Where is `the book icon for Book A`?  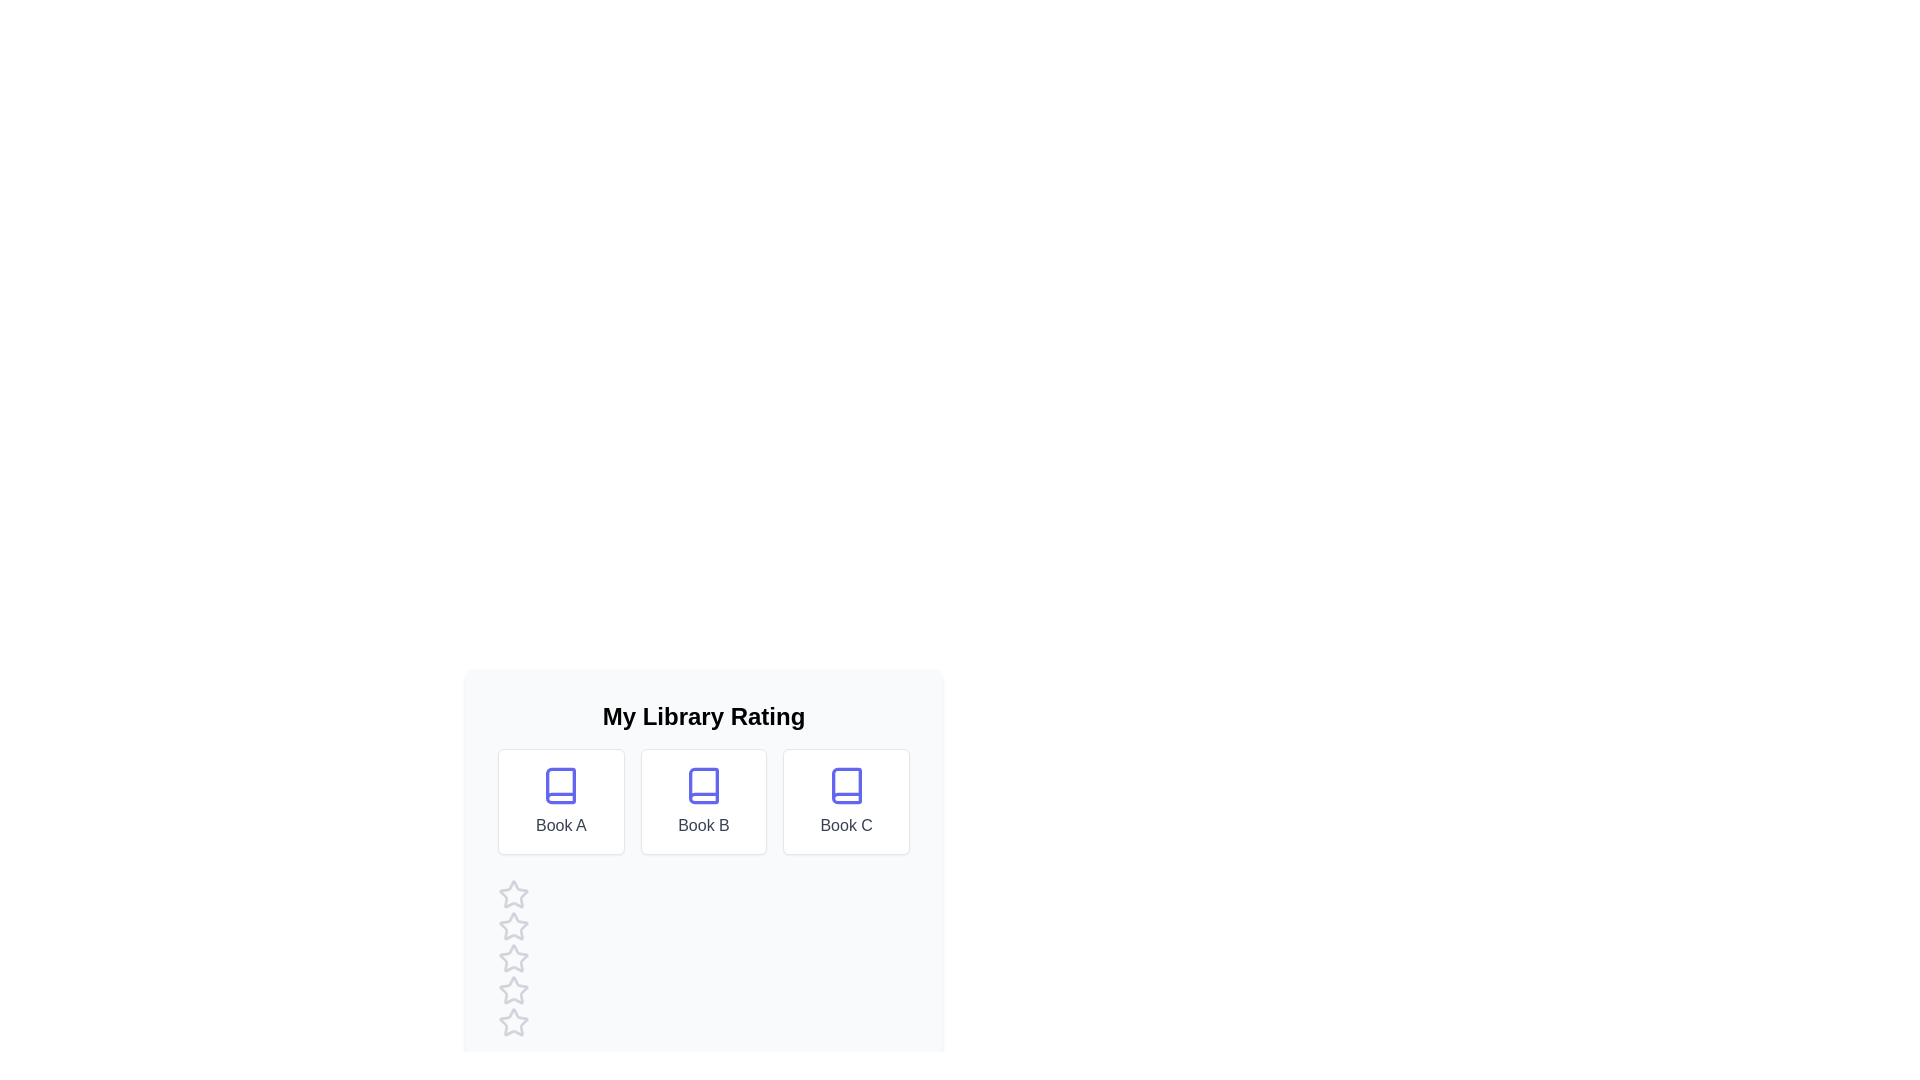 the book icon for Book A is located at coordinates (560, 785).